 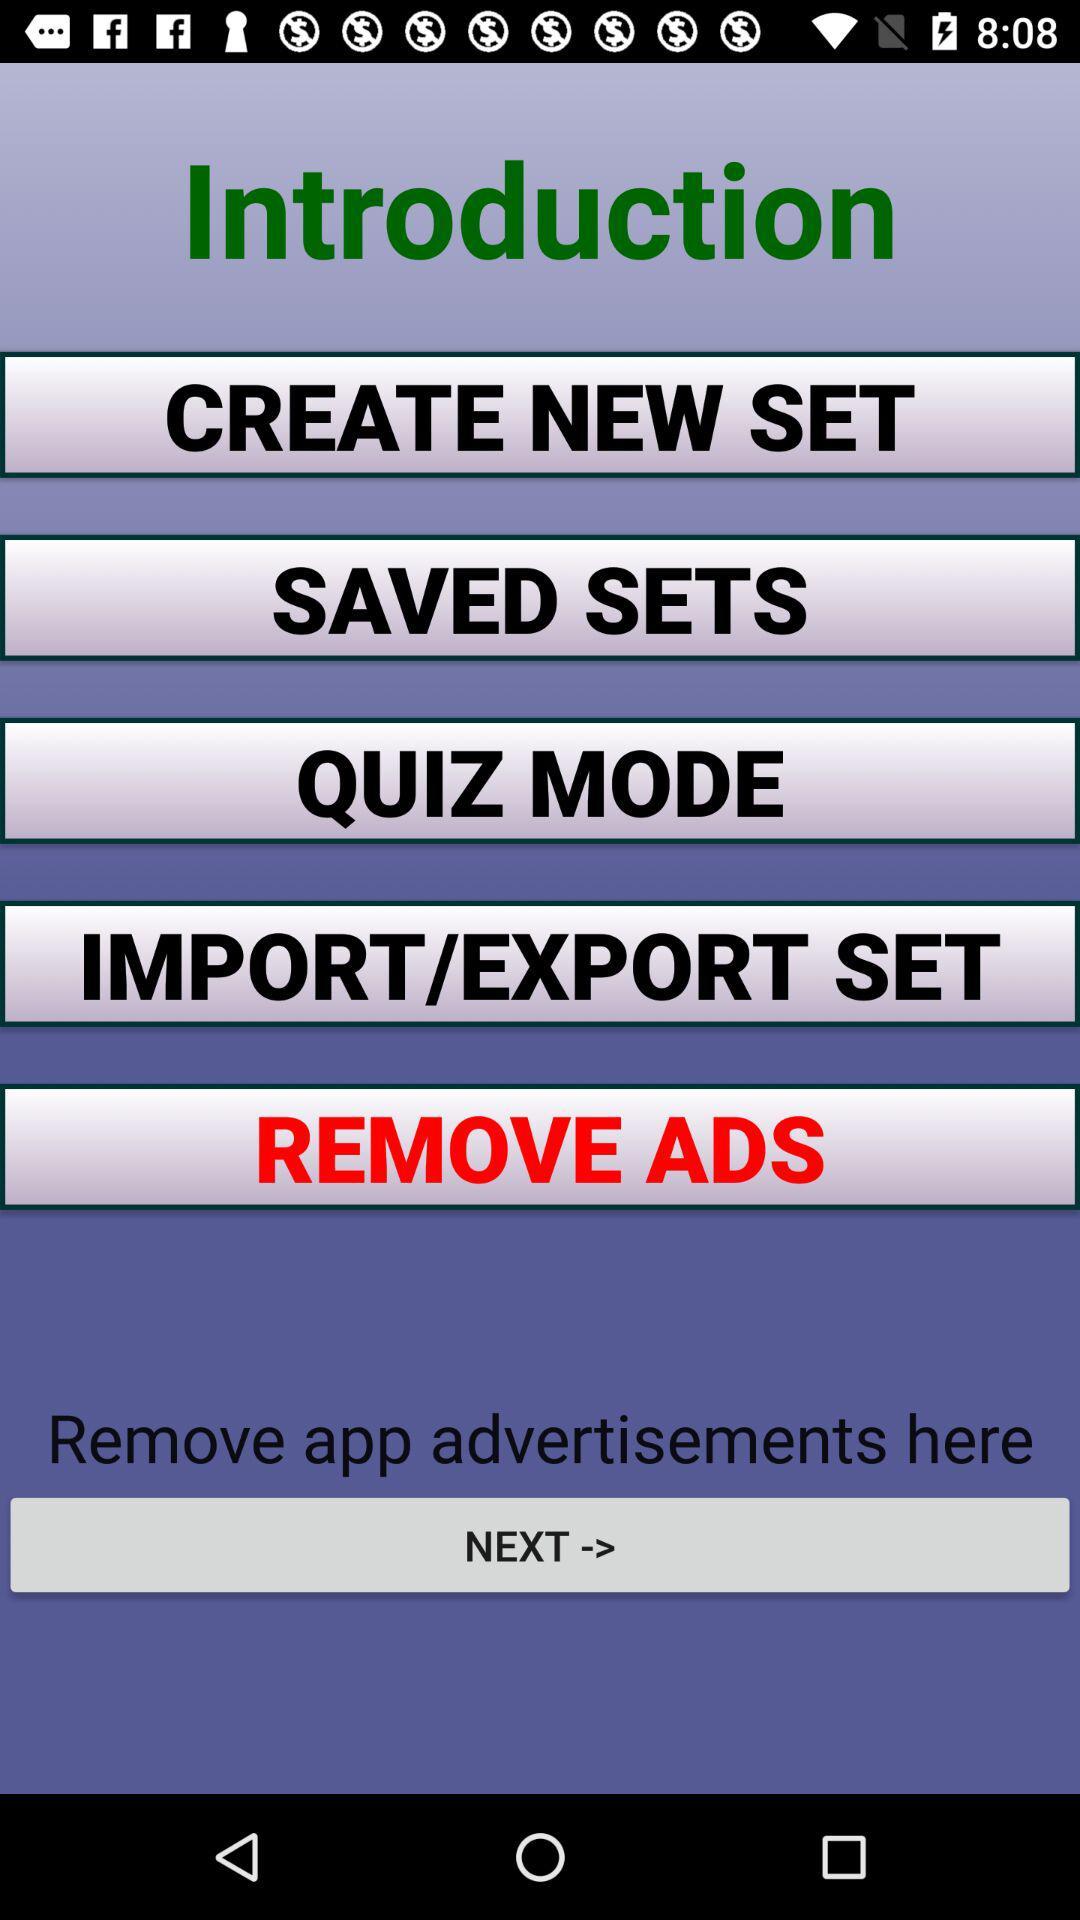 What do you see at coordinates (540, 963) in the screenshot?
I see `the button below the quiz mode item` at bounding box center [540, 963].